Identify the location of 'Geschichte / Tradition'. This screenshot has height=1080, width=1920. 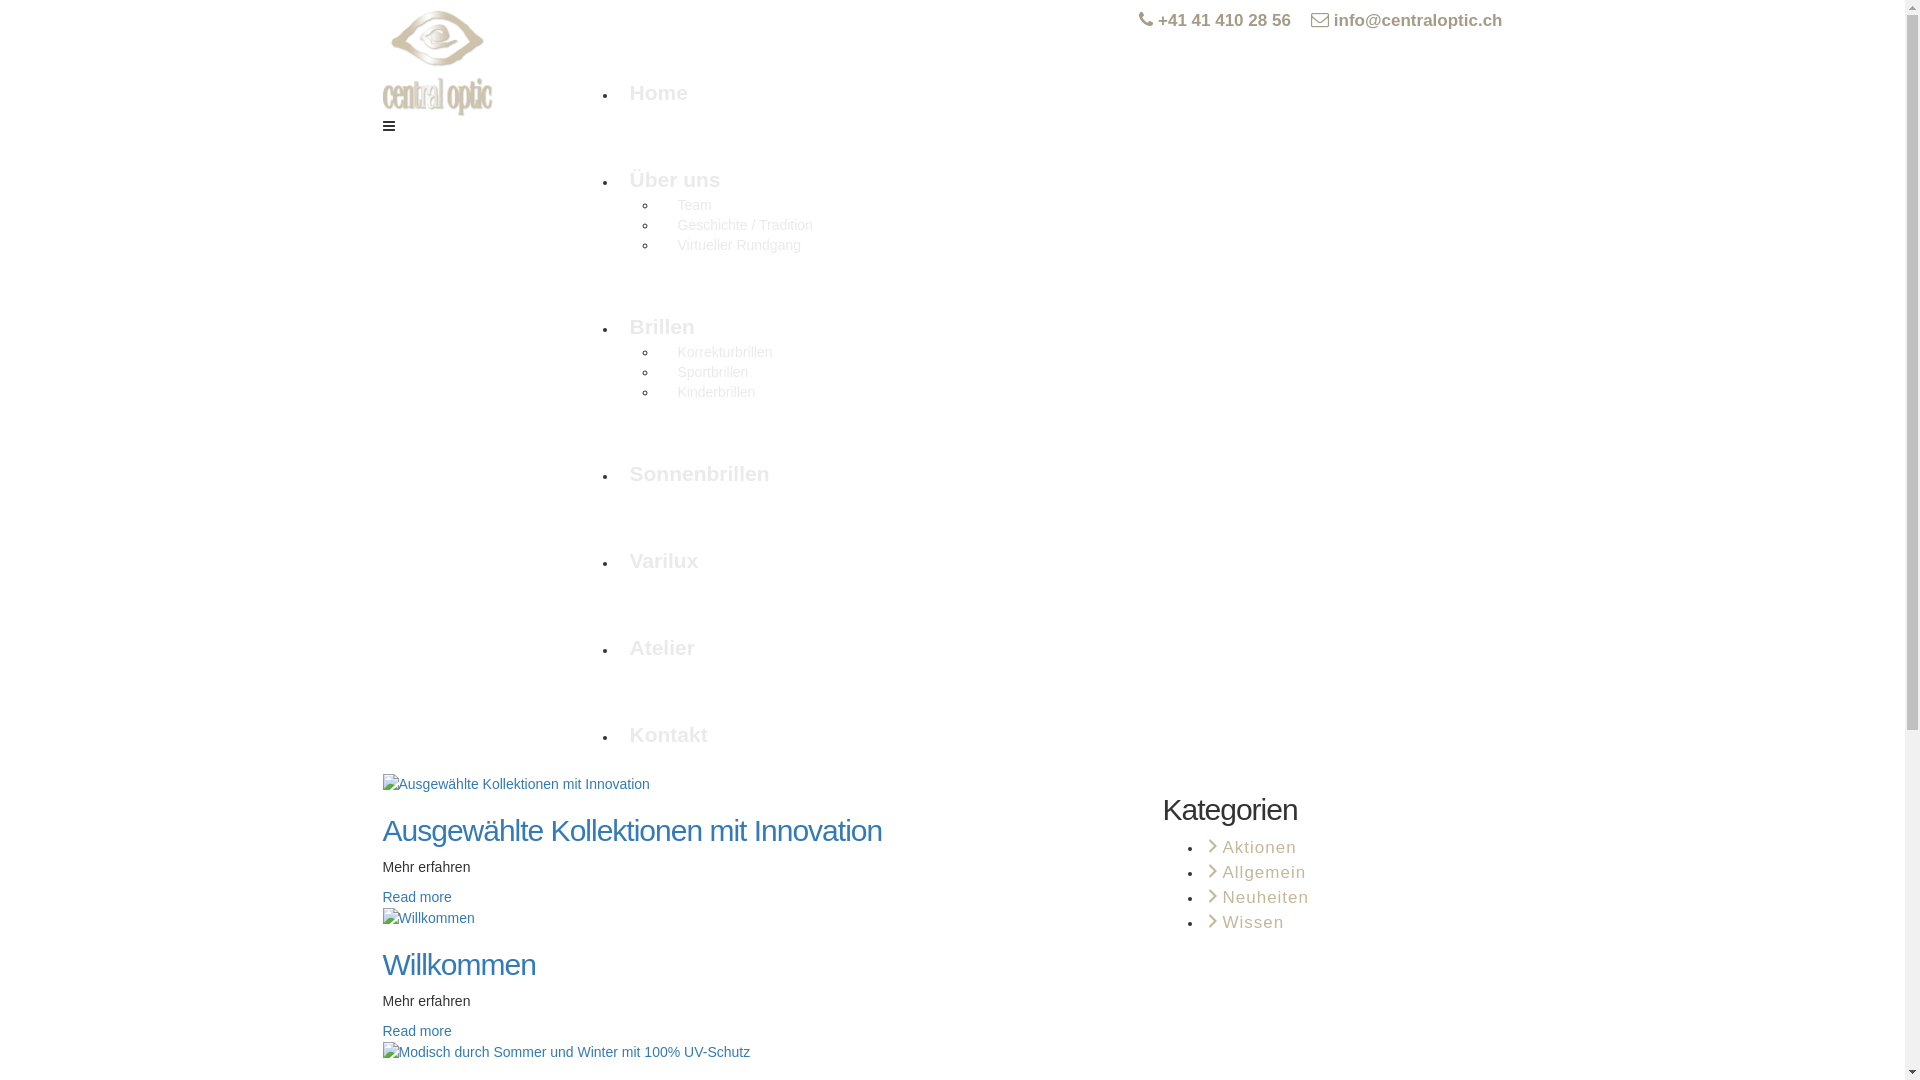
(744, 224).